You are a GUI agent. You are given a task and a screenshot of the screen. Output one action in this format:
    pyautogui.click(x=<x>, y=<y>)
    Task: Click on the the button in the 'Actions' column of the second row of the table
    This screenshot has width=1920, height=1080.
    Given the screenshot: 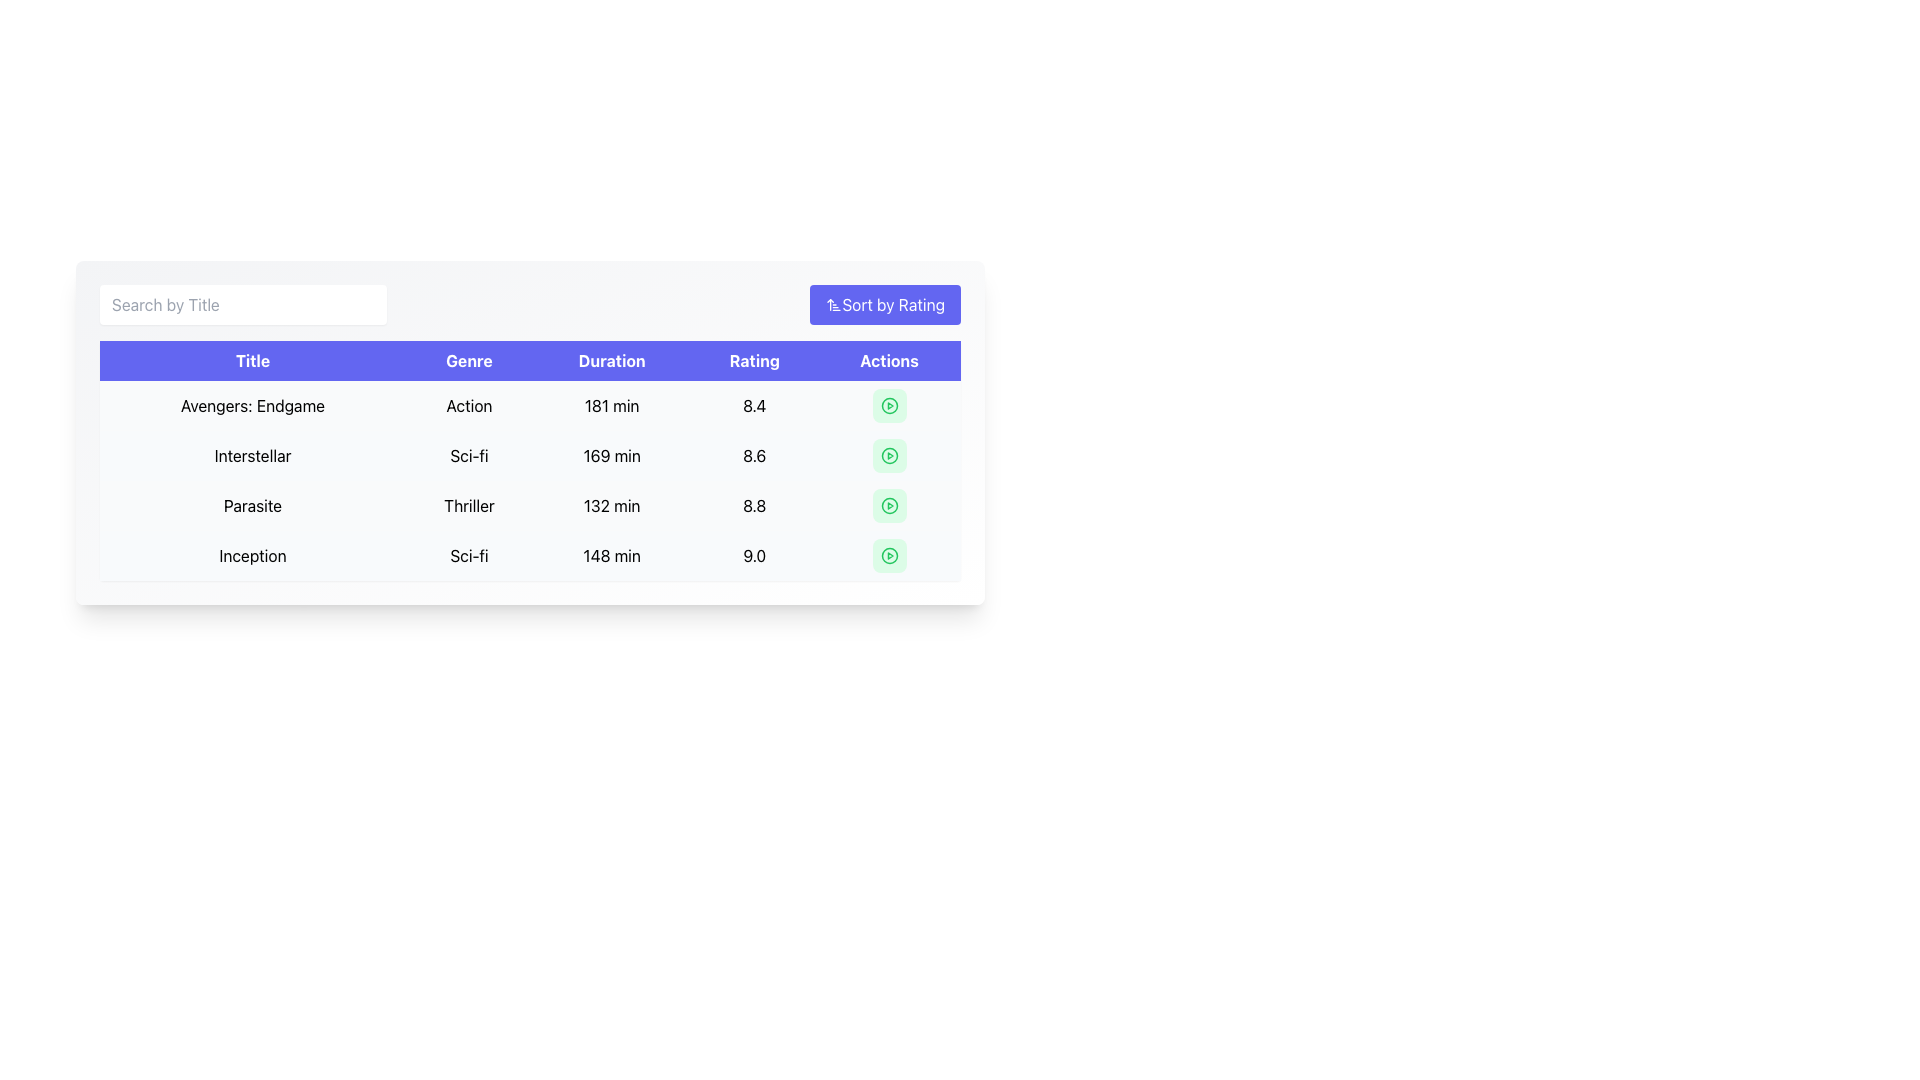 What is the action you would take?
    pyautogui.click(x=888, y=455)
    